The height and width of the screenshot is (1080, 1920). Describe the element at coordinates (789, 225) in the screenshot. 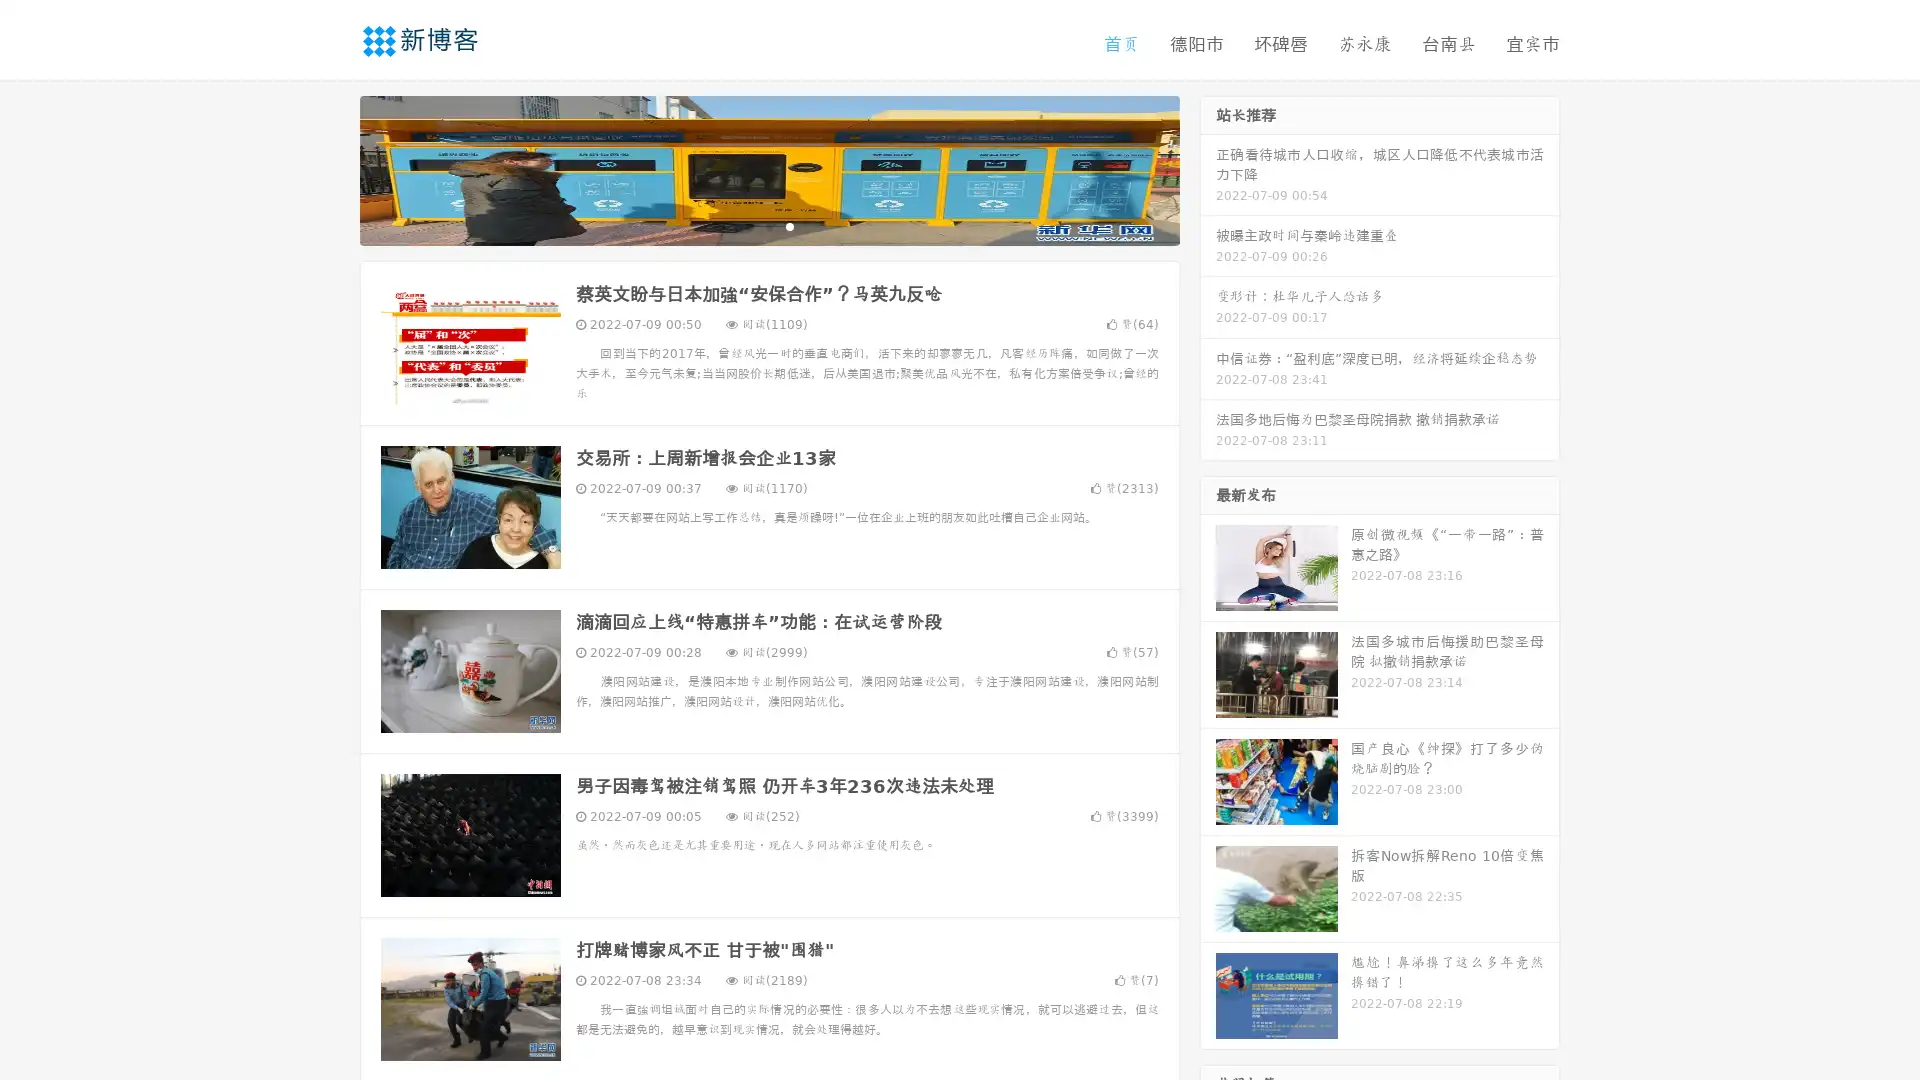

I see `Go to slide 3` at that location.